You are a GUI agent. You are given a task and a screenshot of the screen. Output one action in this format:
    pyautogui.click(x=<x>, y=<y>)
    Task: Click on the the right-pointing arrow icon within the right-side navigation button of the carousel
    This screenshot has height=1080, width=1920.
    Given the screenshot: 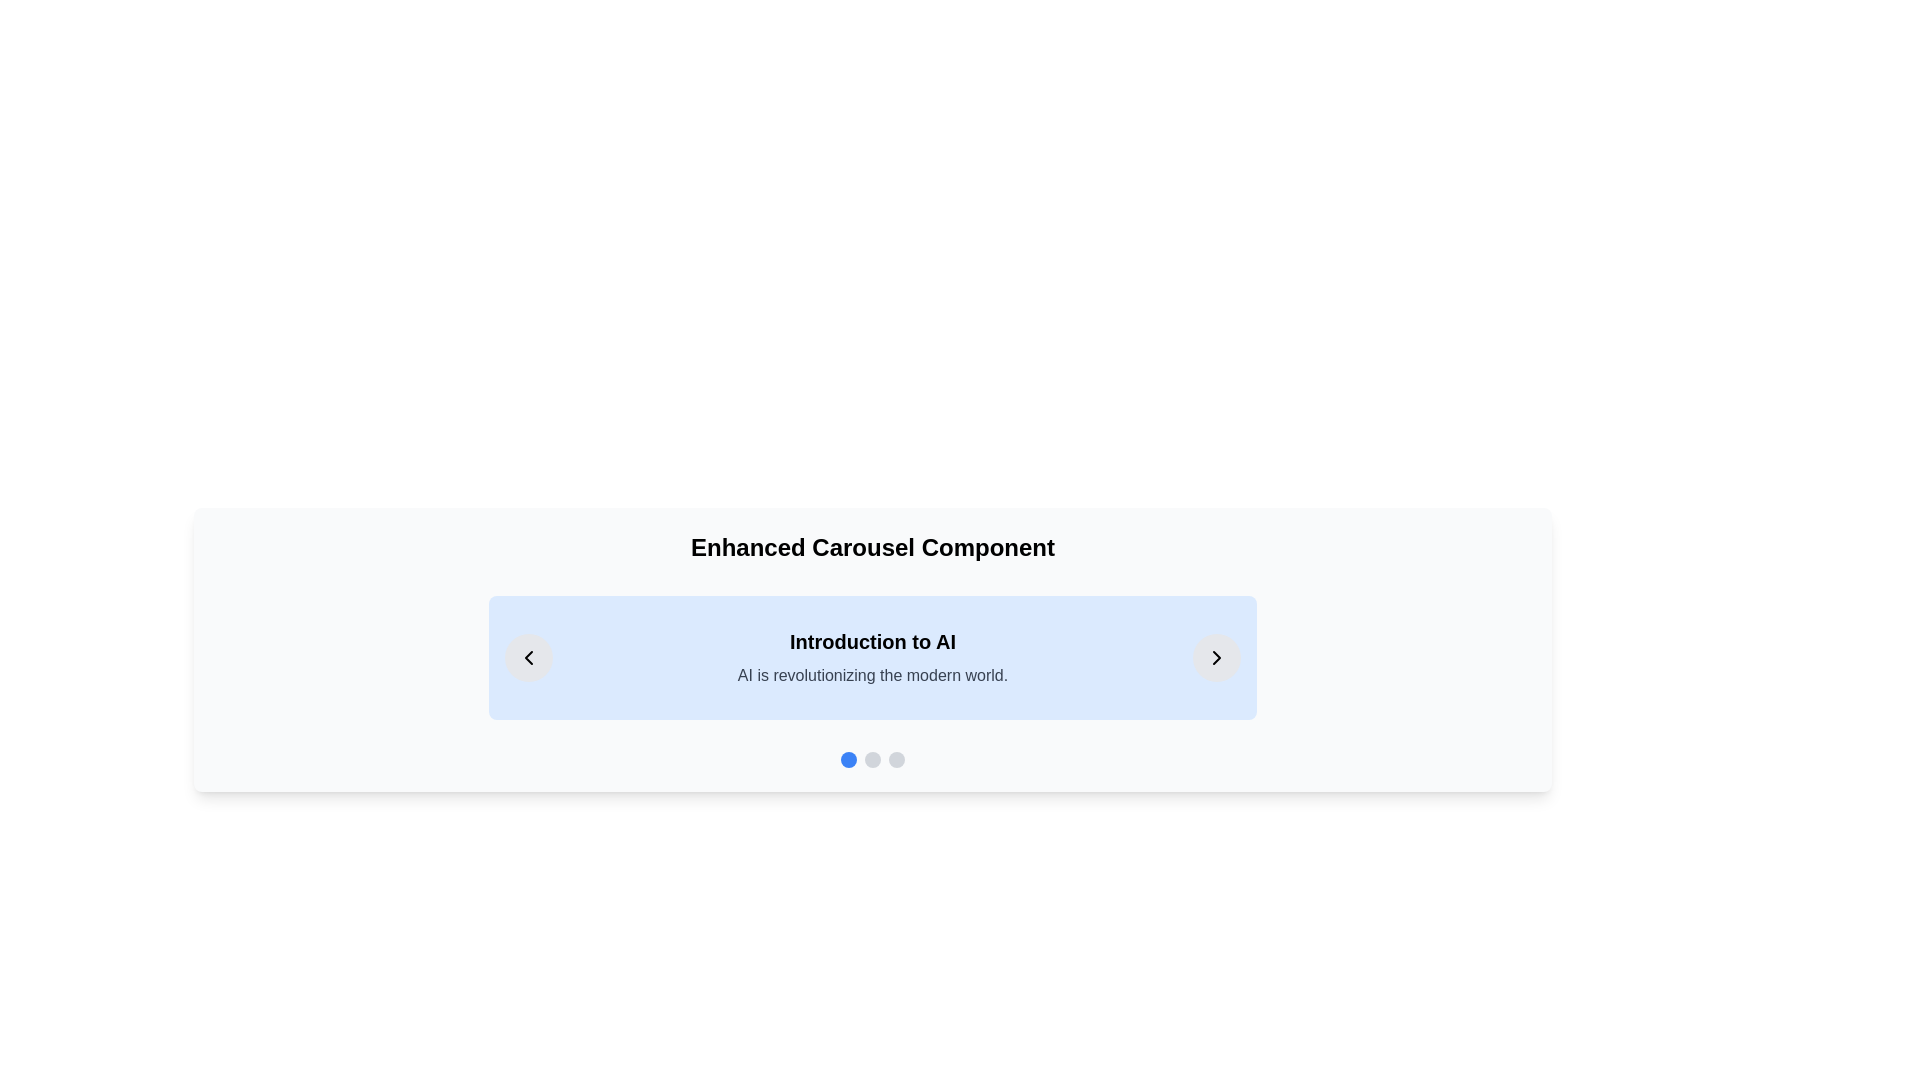 What is the action you would take?
    pyautogui.click(x=1216, y=658)
    